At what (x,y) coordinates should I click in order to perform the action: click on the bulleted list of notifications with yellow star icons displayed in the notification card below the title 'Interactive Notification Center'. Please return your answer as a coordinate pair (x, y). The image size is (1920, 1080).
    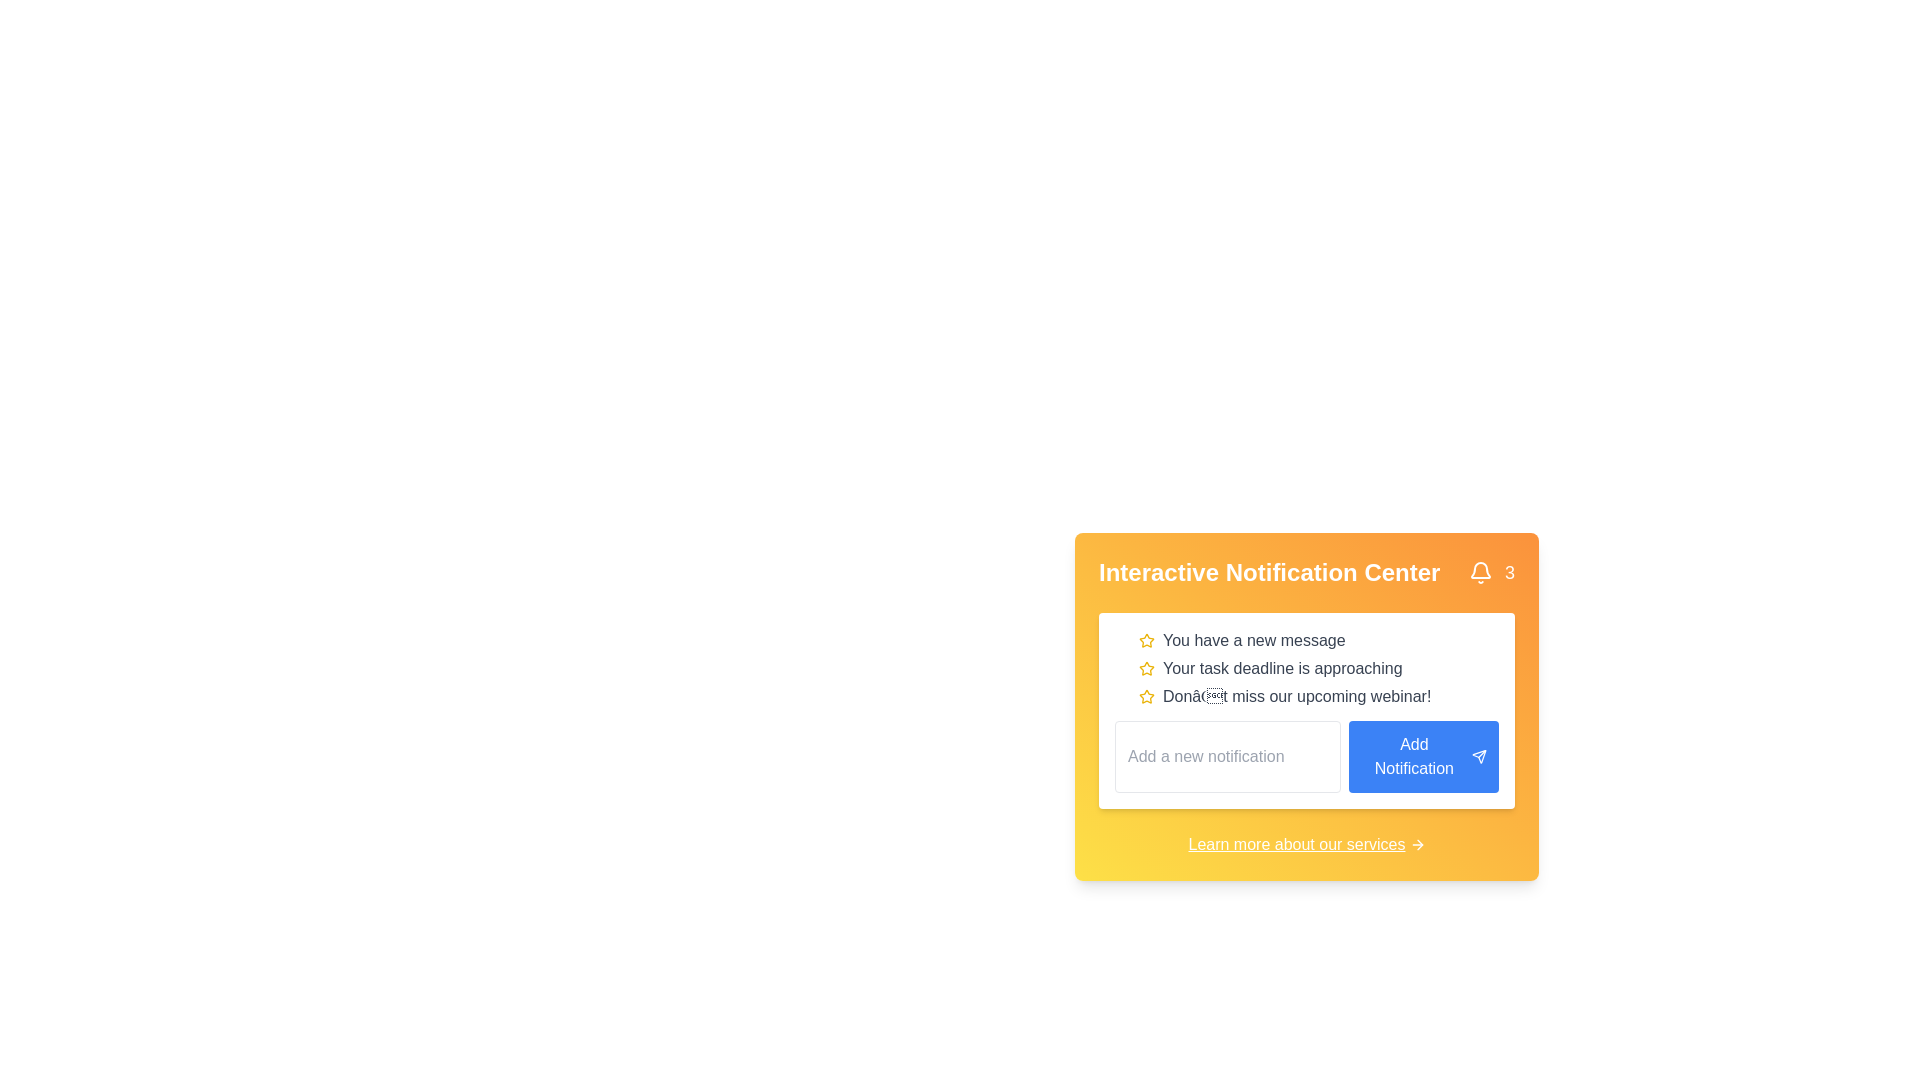
    Looking at the image, I should click on (1306, 668).